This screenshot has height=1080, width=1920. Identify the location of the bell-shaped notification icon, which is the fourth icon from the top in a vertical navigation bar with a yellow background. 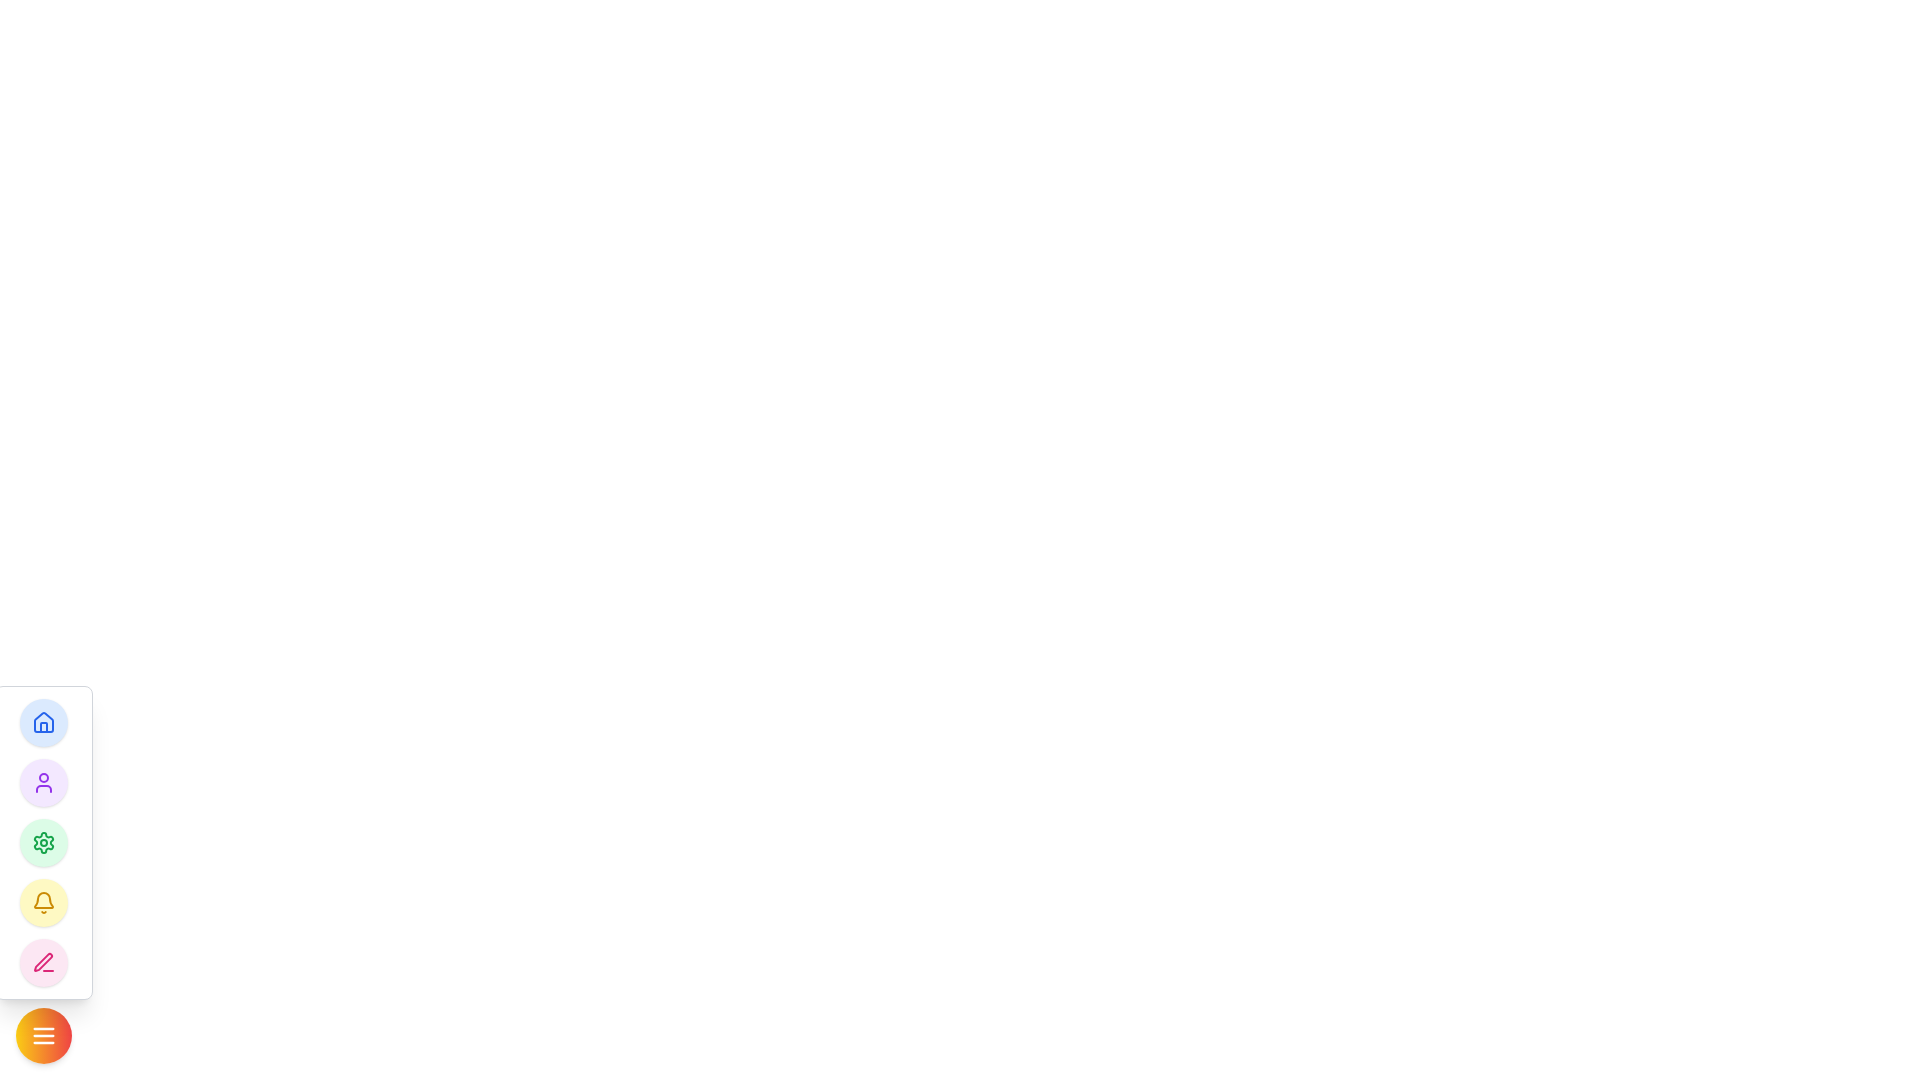
(43, 902).